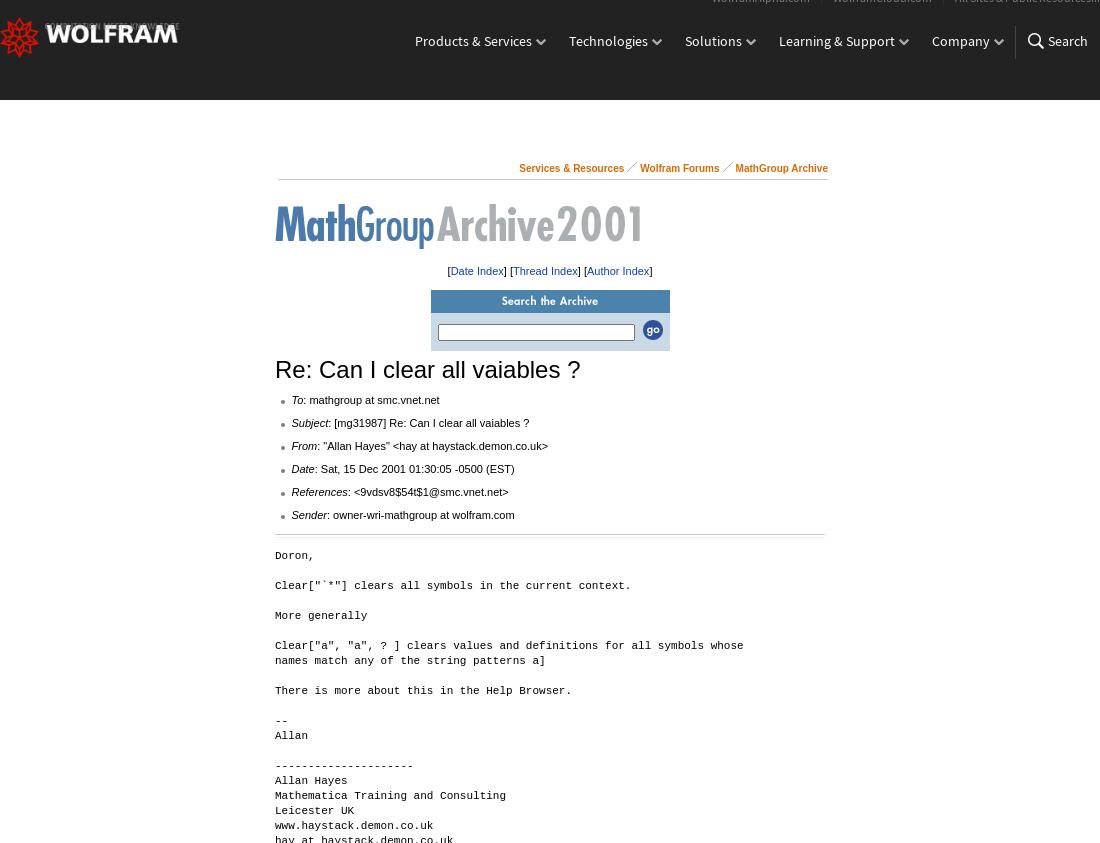 This screenshot has width=1100, height=843. Describe the element at coordinates (1067, 55) in the screenshot. I see `'Search'` at that location.